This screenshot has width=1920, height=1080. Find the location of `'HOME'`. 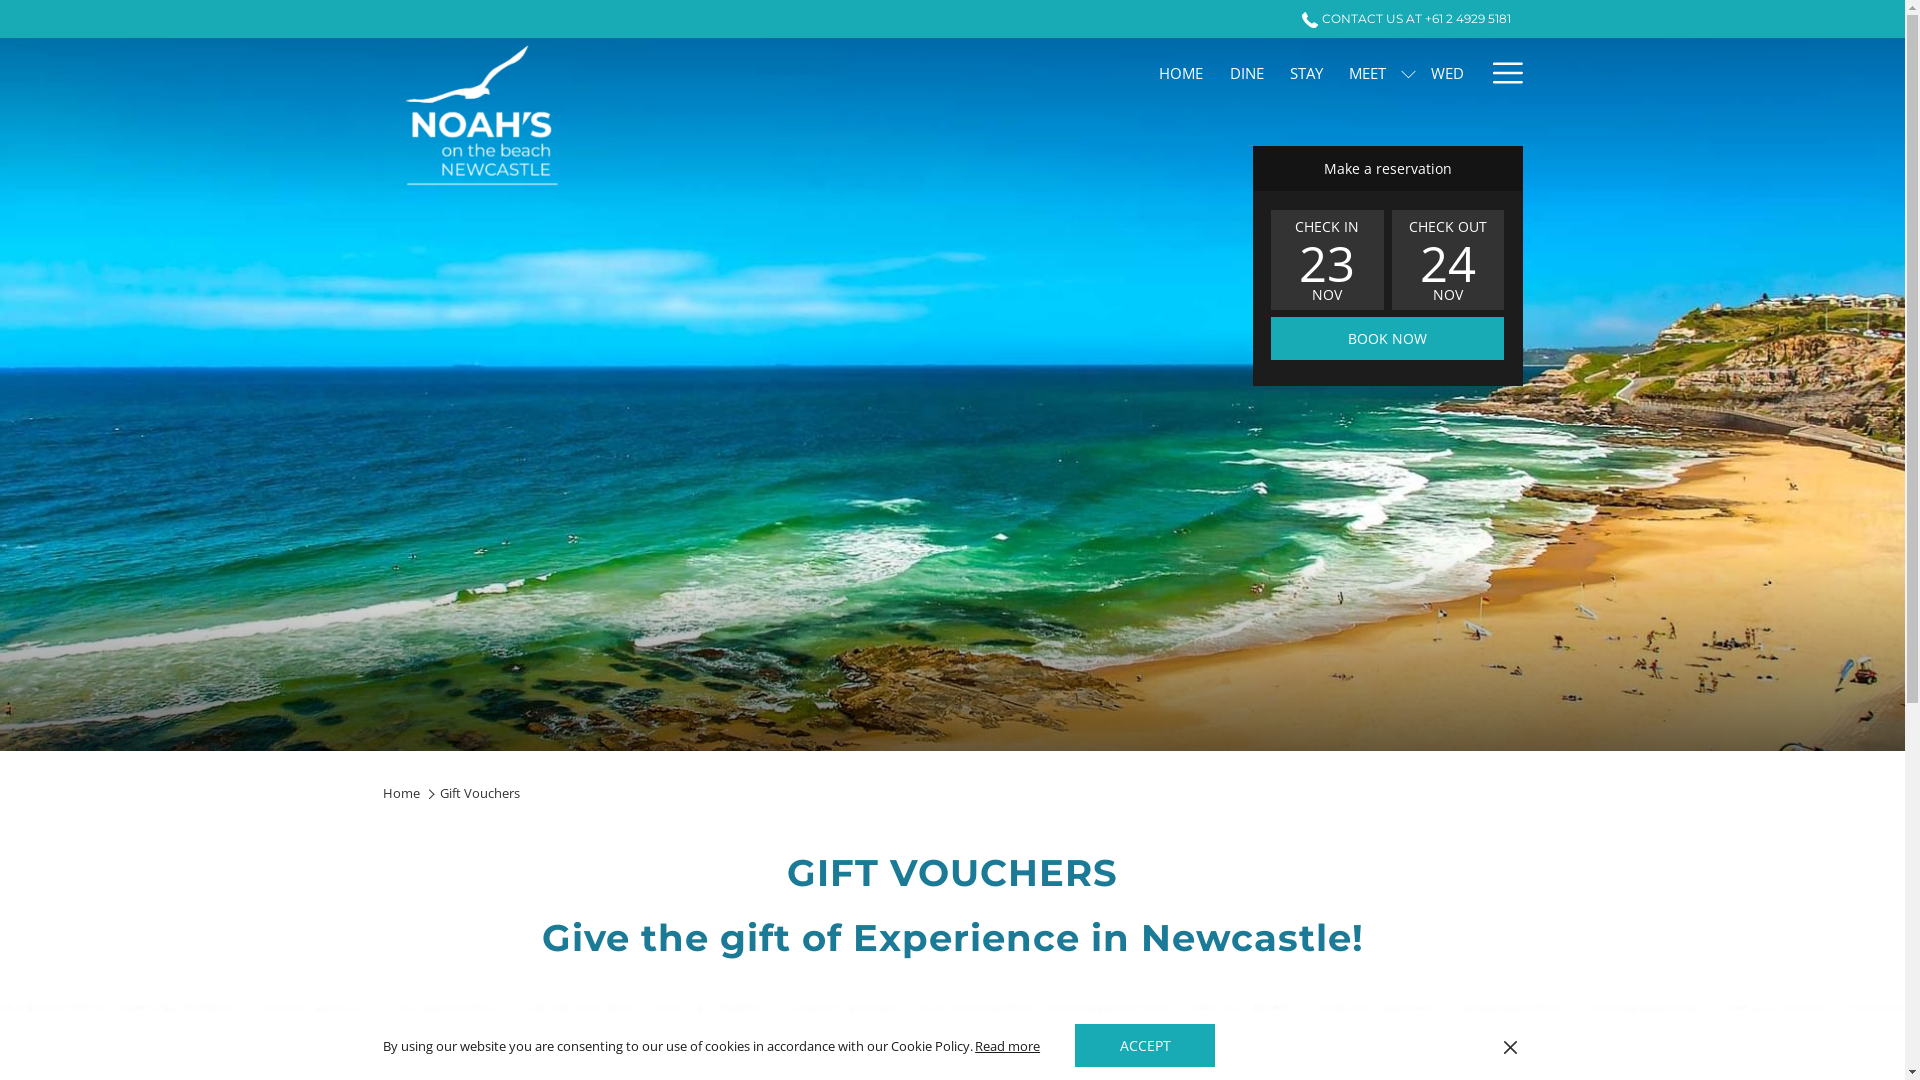

'HOME' is located at coordinates (1180, 71).